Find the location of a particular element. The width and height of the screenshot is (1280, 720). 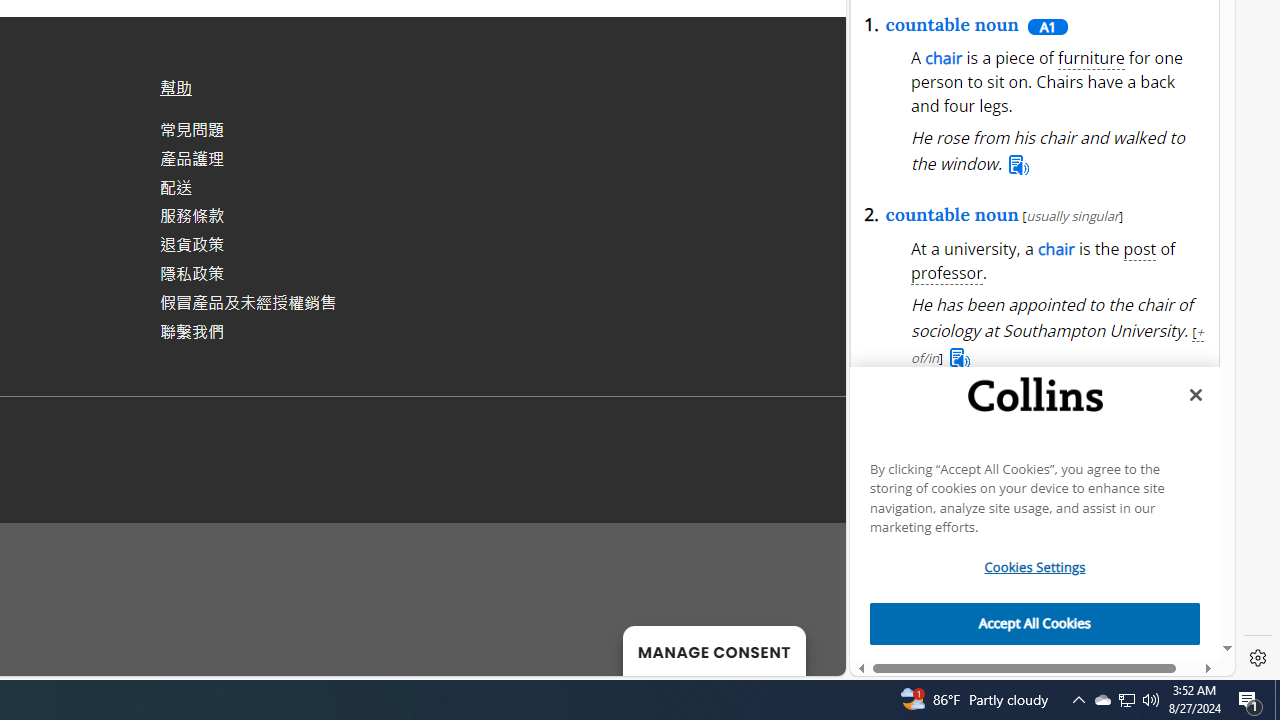

'professor' is located at coordinates (946, 273).